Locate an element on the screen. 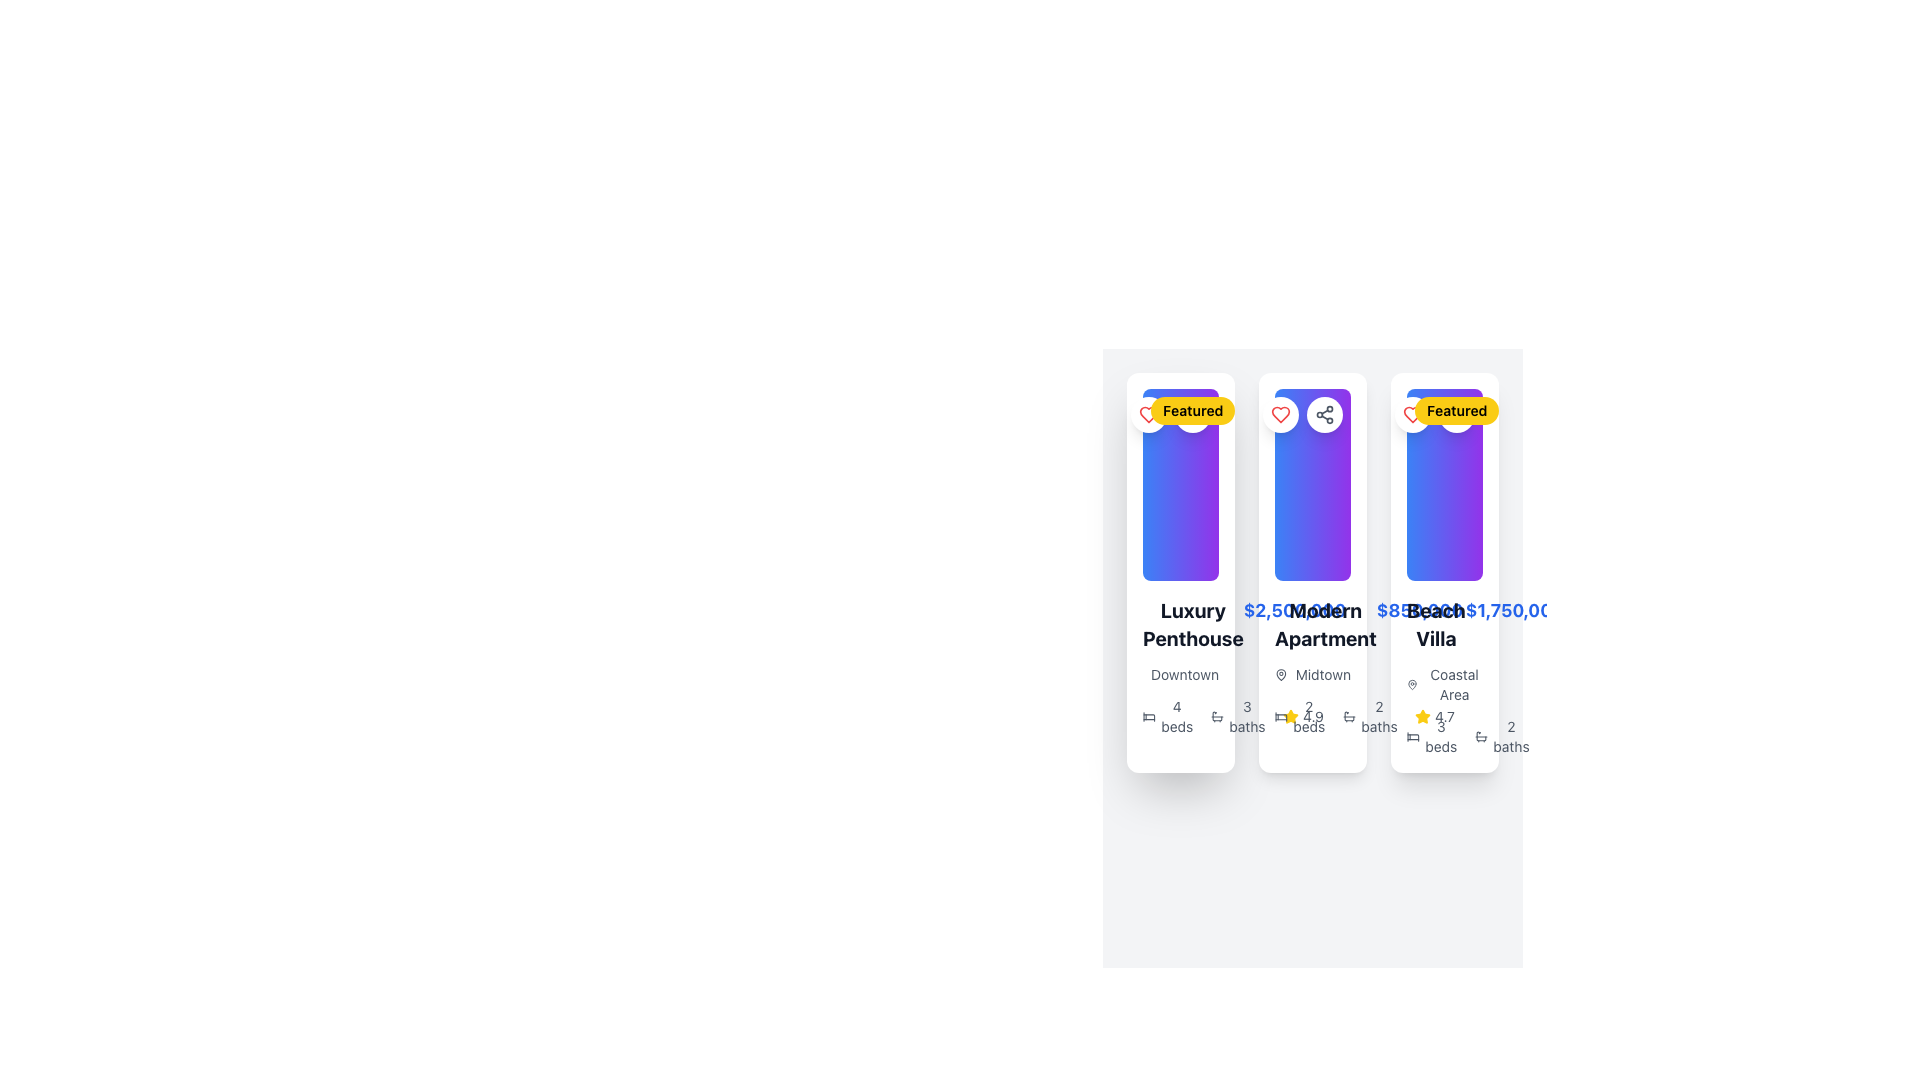 The width and height of the screenshot is (1920, 1080). information about the number of bedrooms available in the property, located in the lower center portion of the second card of property listings, below the location text and next to the bed icon is located at coordinates (1309, 716).